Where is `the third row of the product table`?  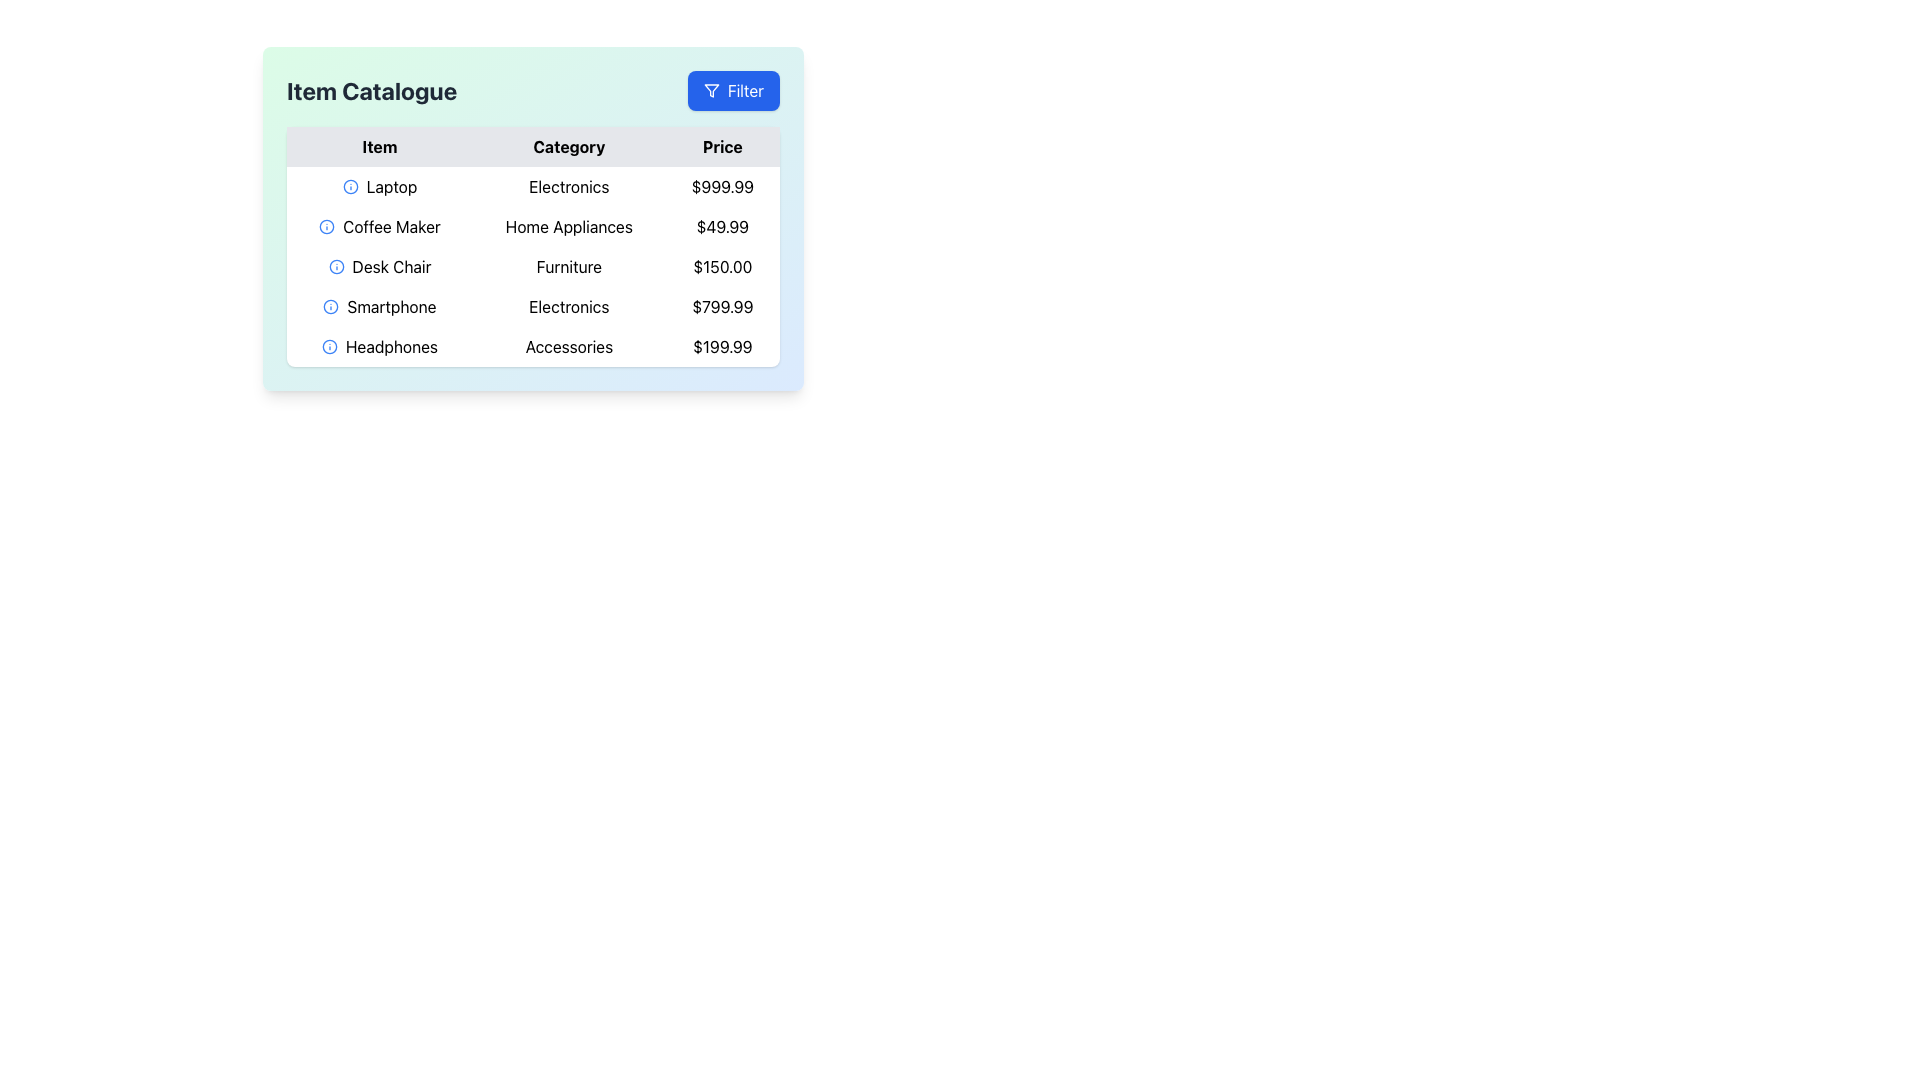
the third row of the product table is located at coordinates (533, 265).